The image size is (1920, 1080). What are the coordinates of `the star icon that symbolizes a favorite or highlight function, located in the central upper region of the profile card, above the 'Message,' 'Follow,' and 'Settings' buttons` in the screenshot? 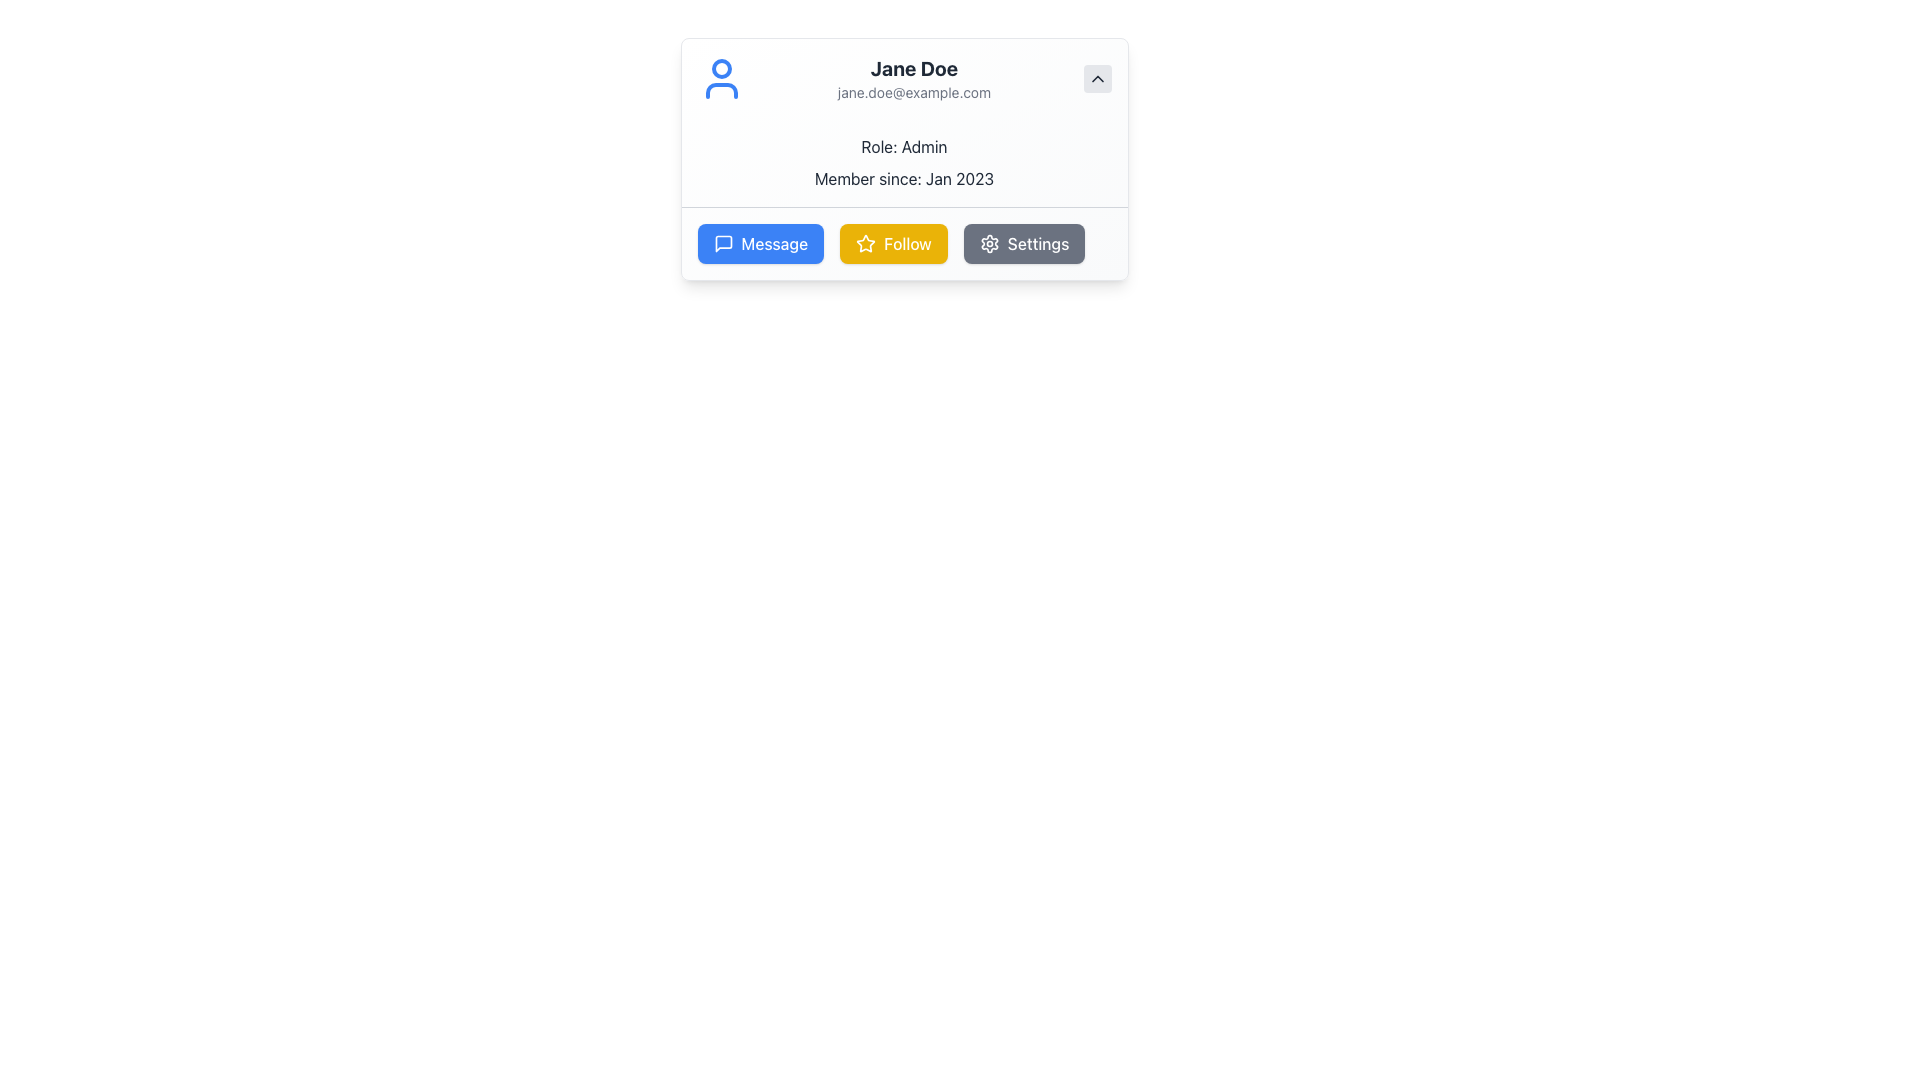 It's located at (866, 242).